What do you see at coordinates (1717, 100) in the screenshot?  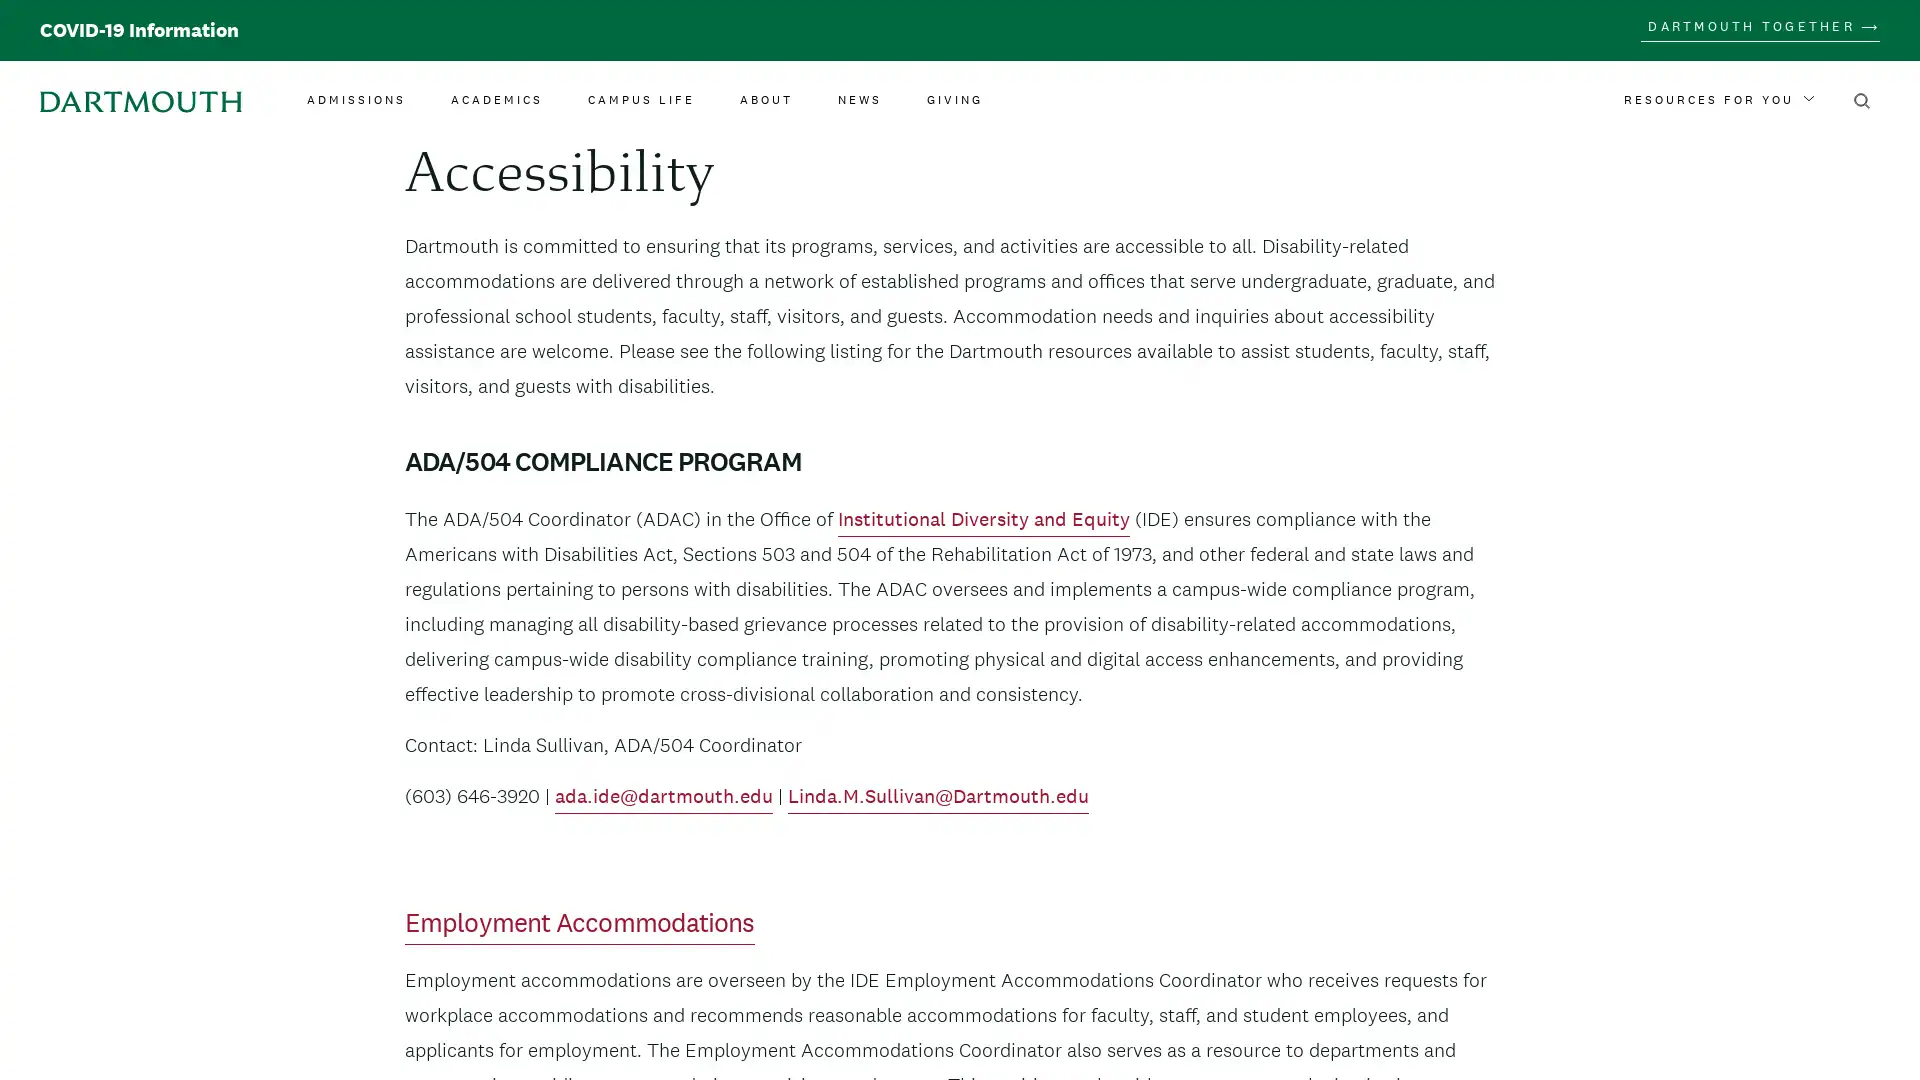 I see `RESOURCES FOR YOU` at bounding box center [1717, 100].